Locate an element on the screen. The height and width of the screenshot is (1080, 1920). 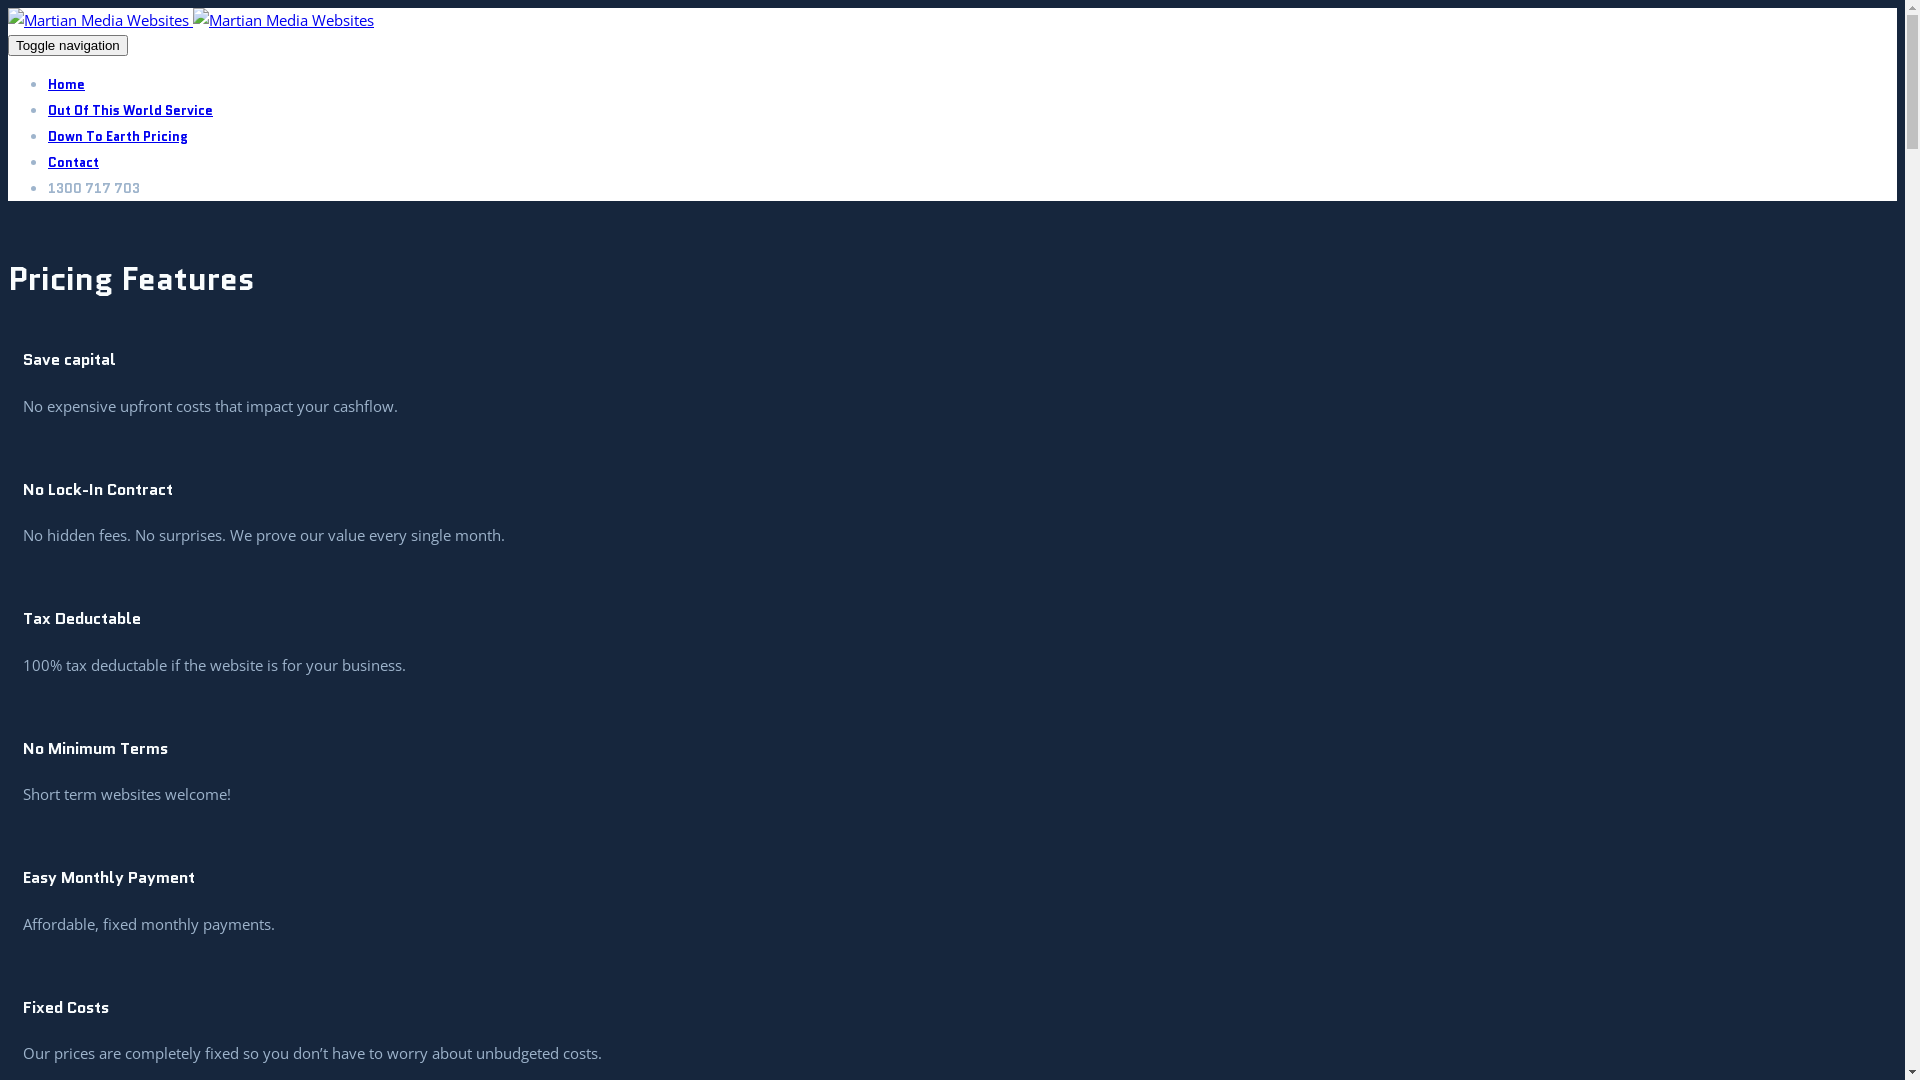
'Contact' is located at coordinates (73, 161).